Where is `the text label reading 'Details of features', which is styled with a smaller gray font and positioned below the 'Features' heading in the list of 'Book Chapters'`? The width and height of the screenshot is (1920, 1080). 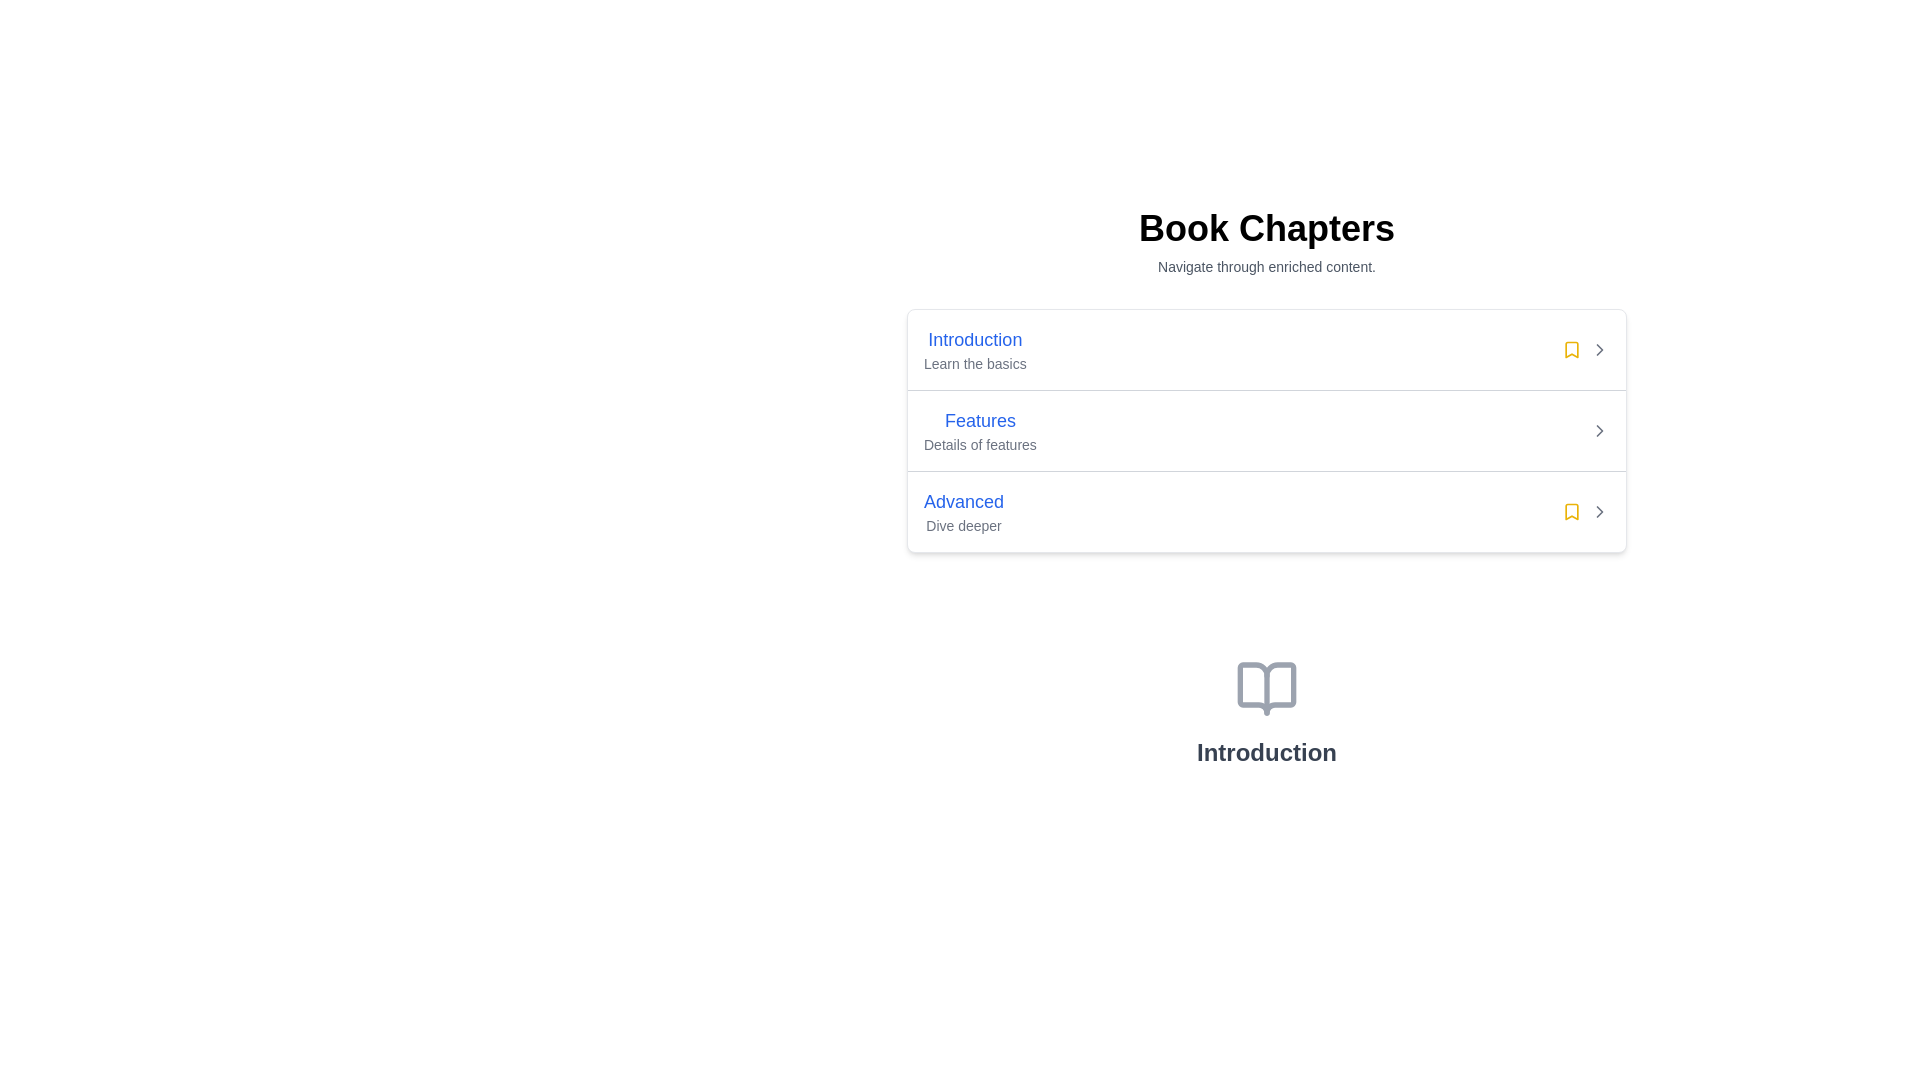
the text label reading 'Details of features', which is styled with a smaller gray font and positioned below the 'Features' heading in the list of 'Book Chapters' is located at coordinates (980, 443).